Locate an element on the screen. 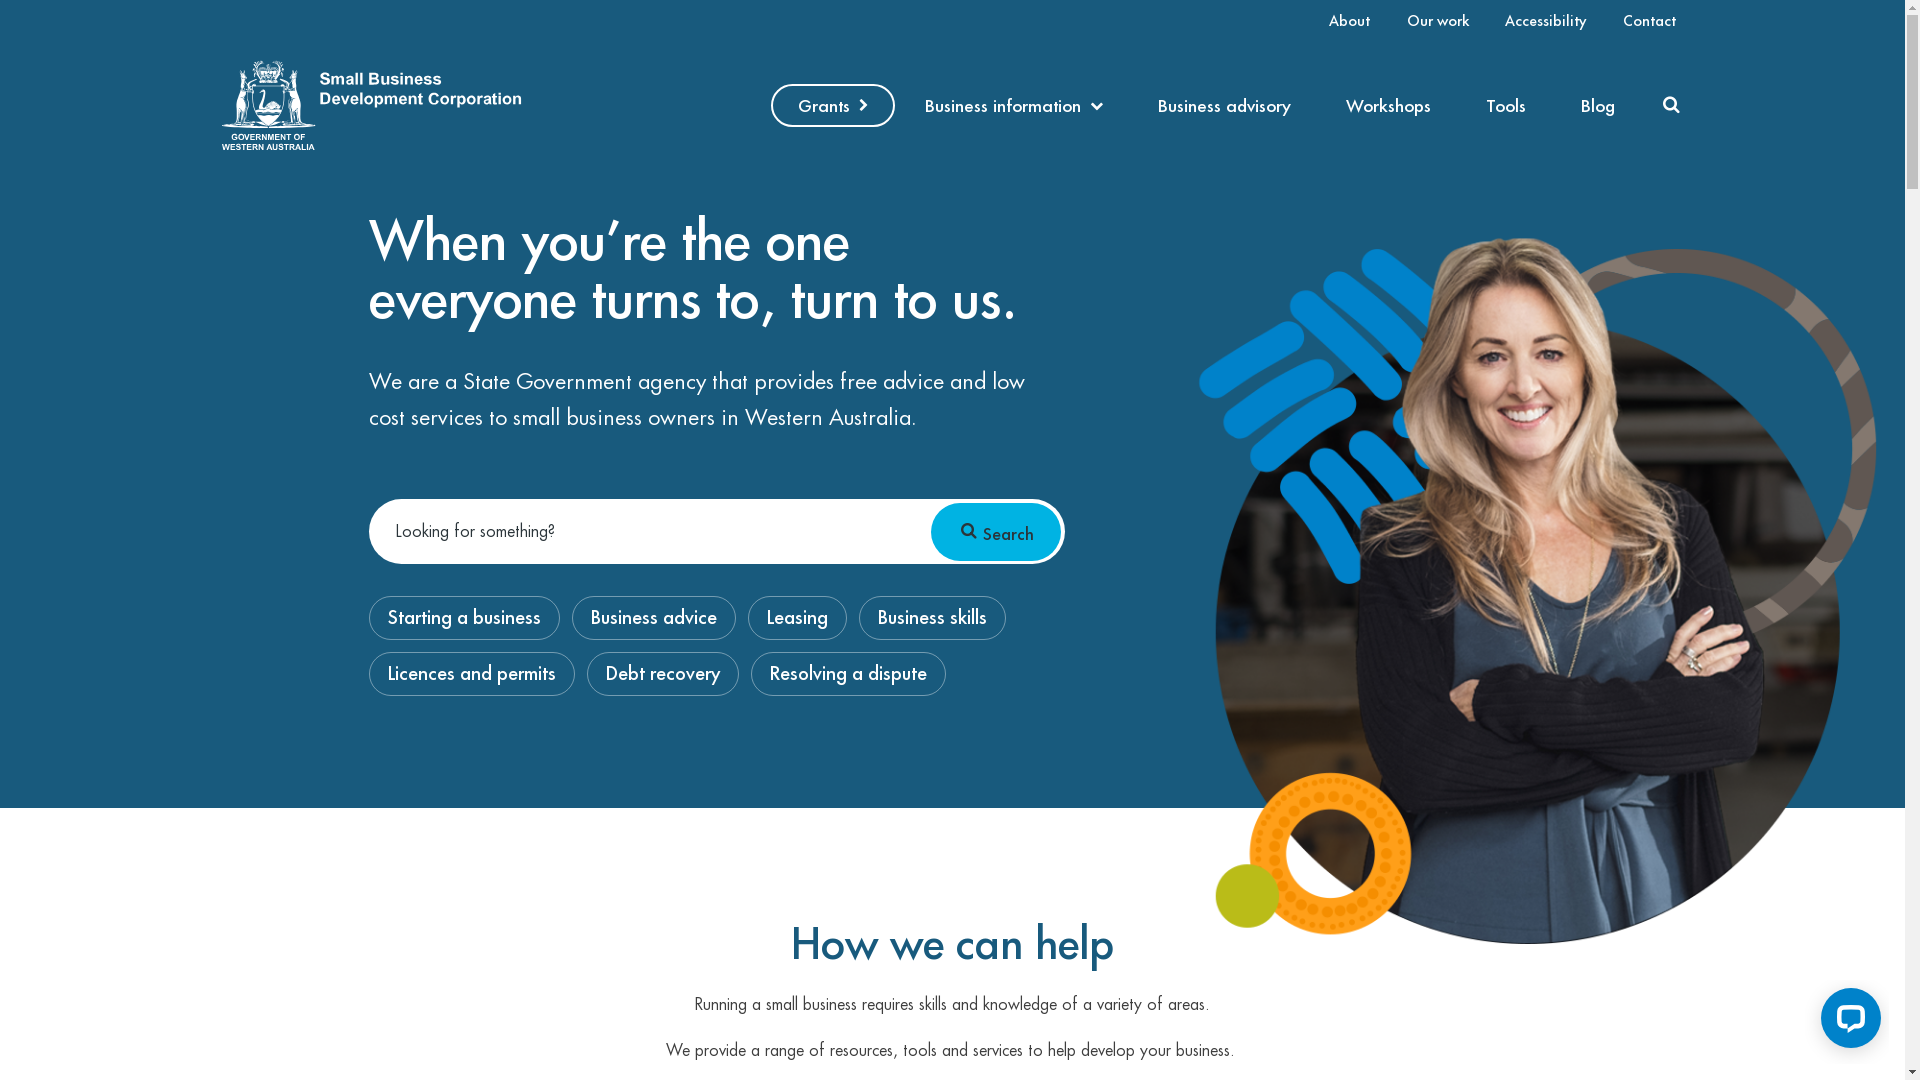 This screenshot has width=1920, height=1080. 'Business advice' is located at coordinates (653, 616).